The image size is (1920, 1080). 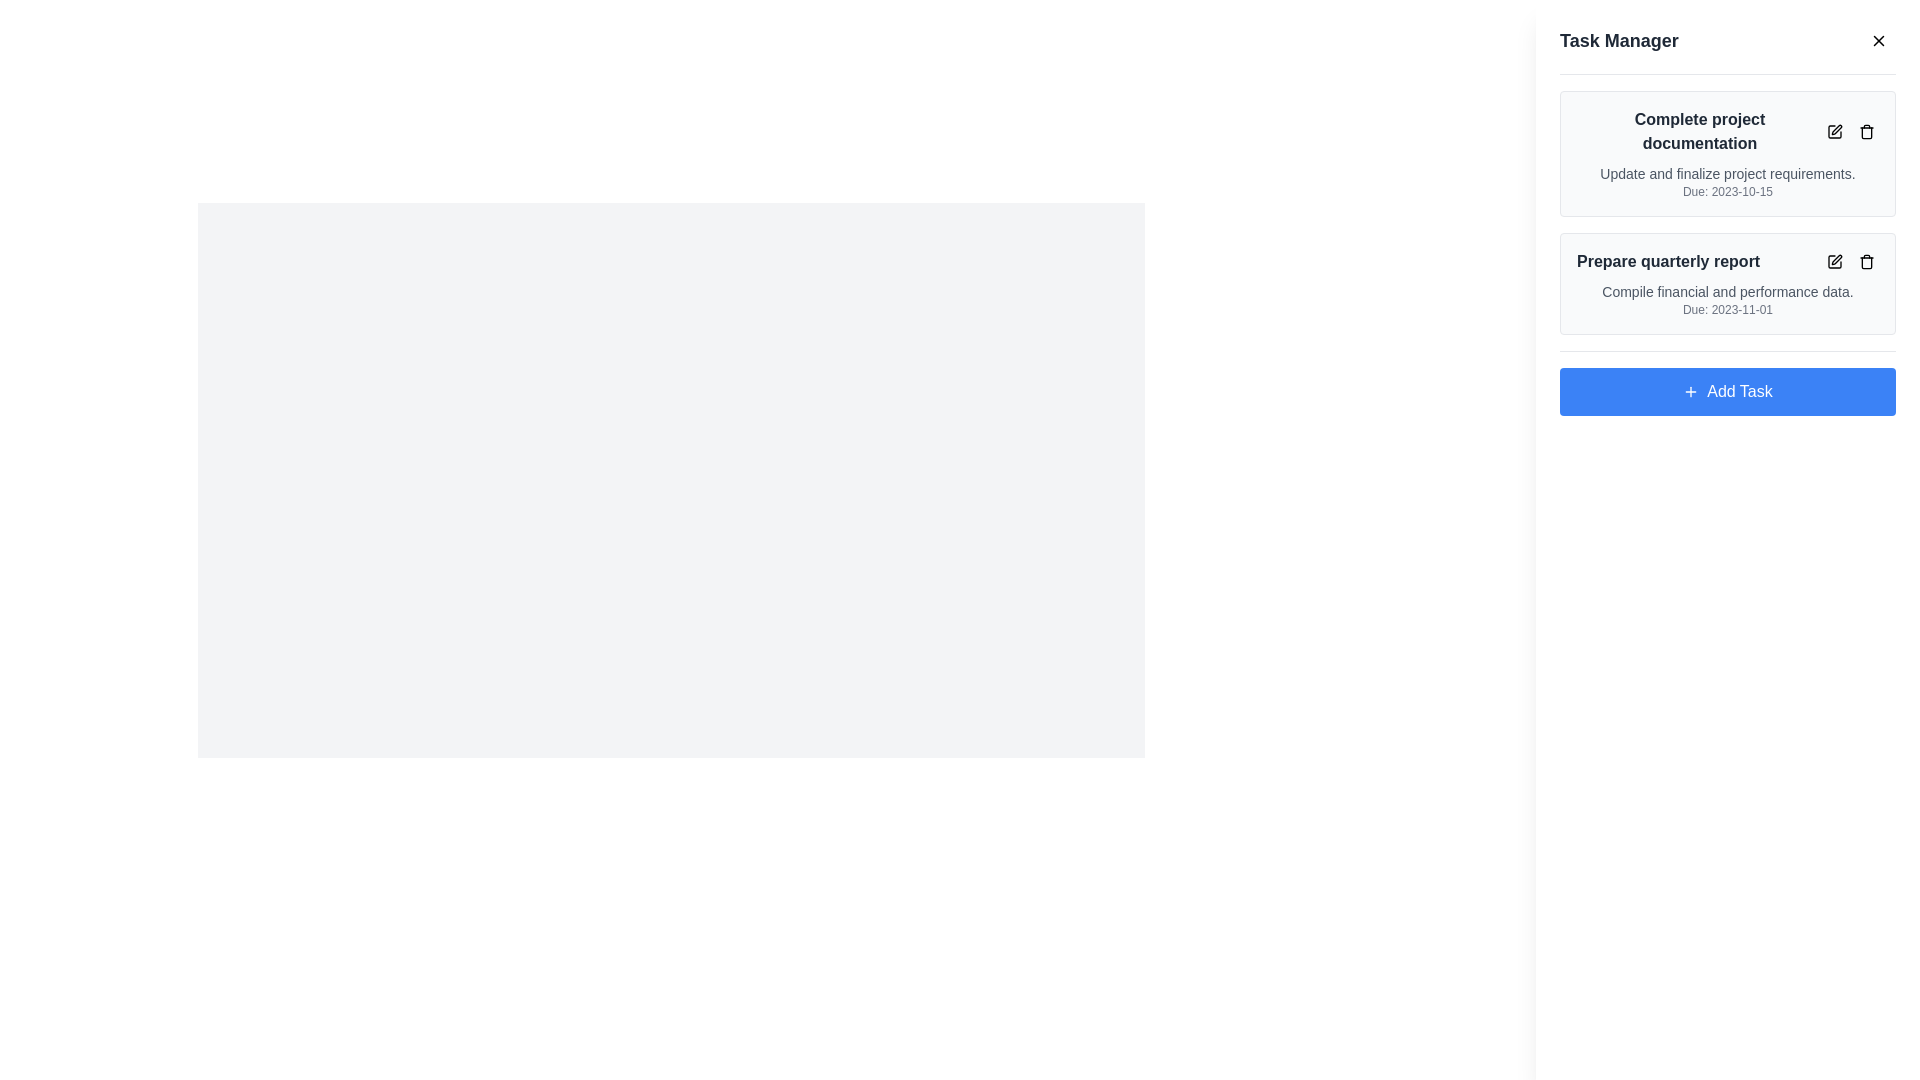 What do you see at coordinates (1727, 153) in the screenshot?
I see `the 'Complete project documentation' card in the Task Manager section` at bounding box center [1727, 153].